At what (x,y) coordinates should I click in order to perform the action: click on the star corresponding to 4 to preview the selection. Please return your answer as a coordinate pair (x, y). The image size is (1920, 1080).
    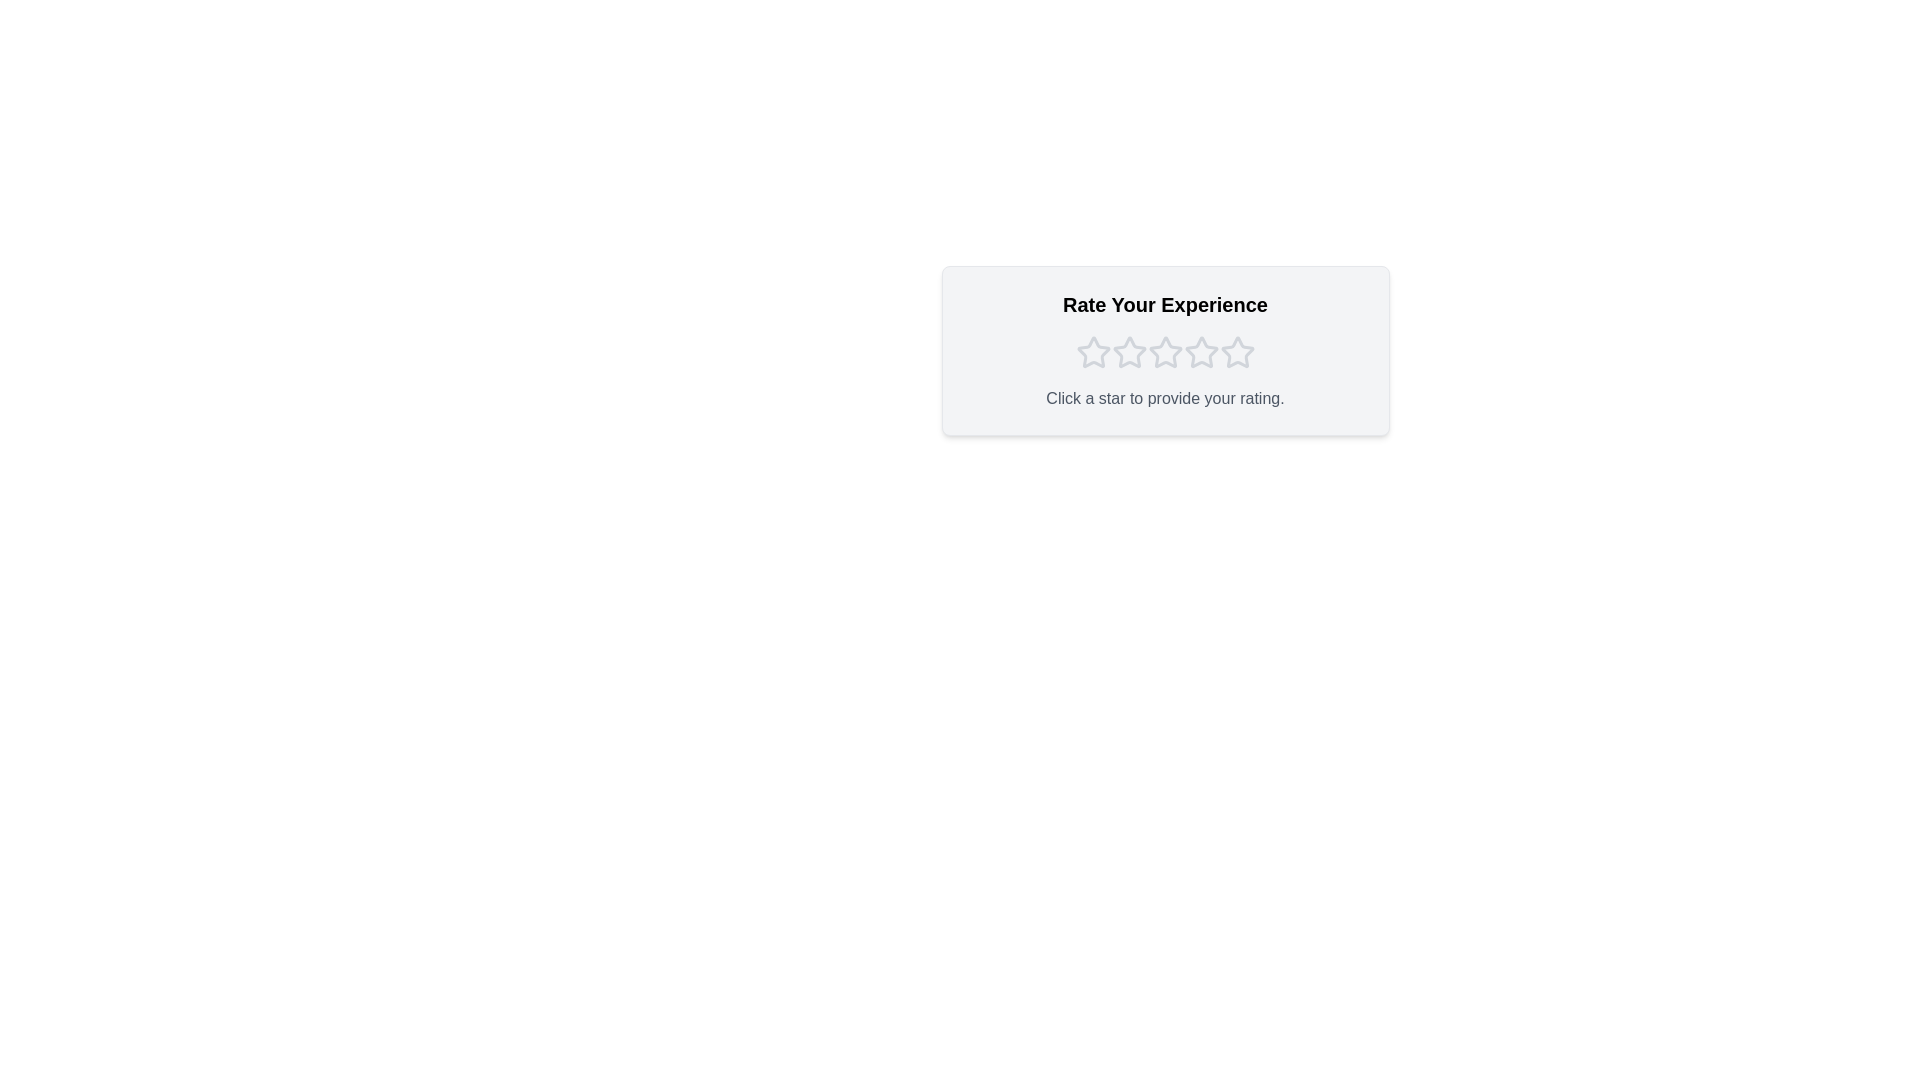
    Looking at the image, I should click on (1200, 352).